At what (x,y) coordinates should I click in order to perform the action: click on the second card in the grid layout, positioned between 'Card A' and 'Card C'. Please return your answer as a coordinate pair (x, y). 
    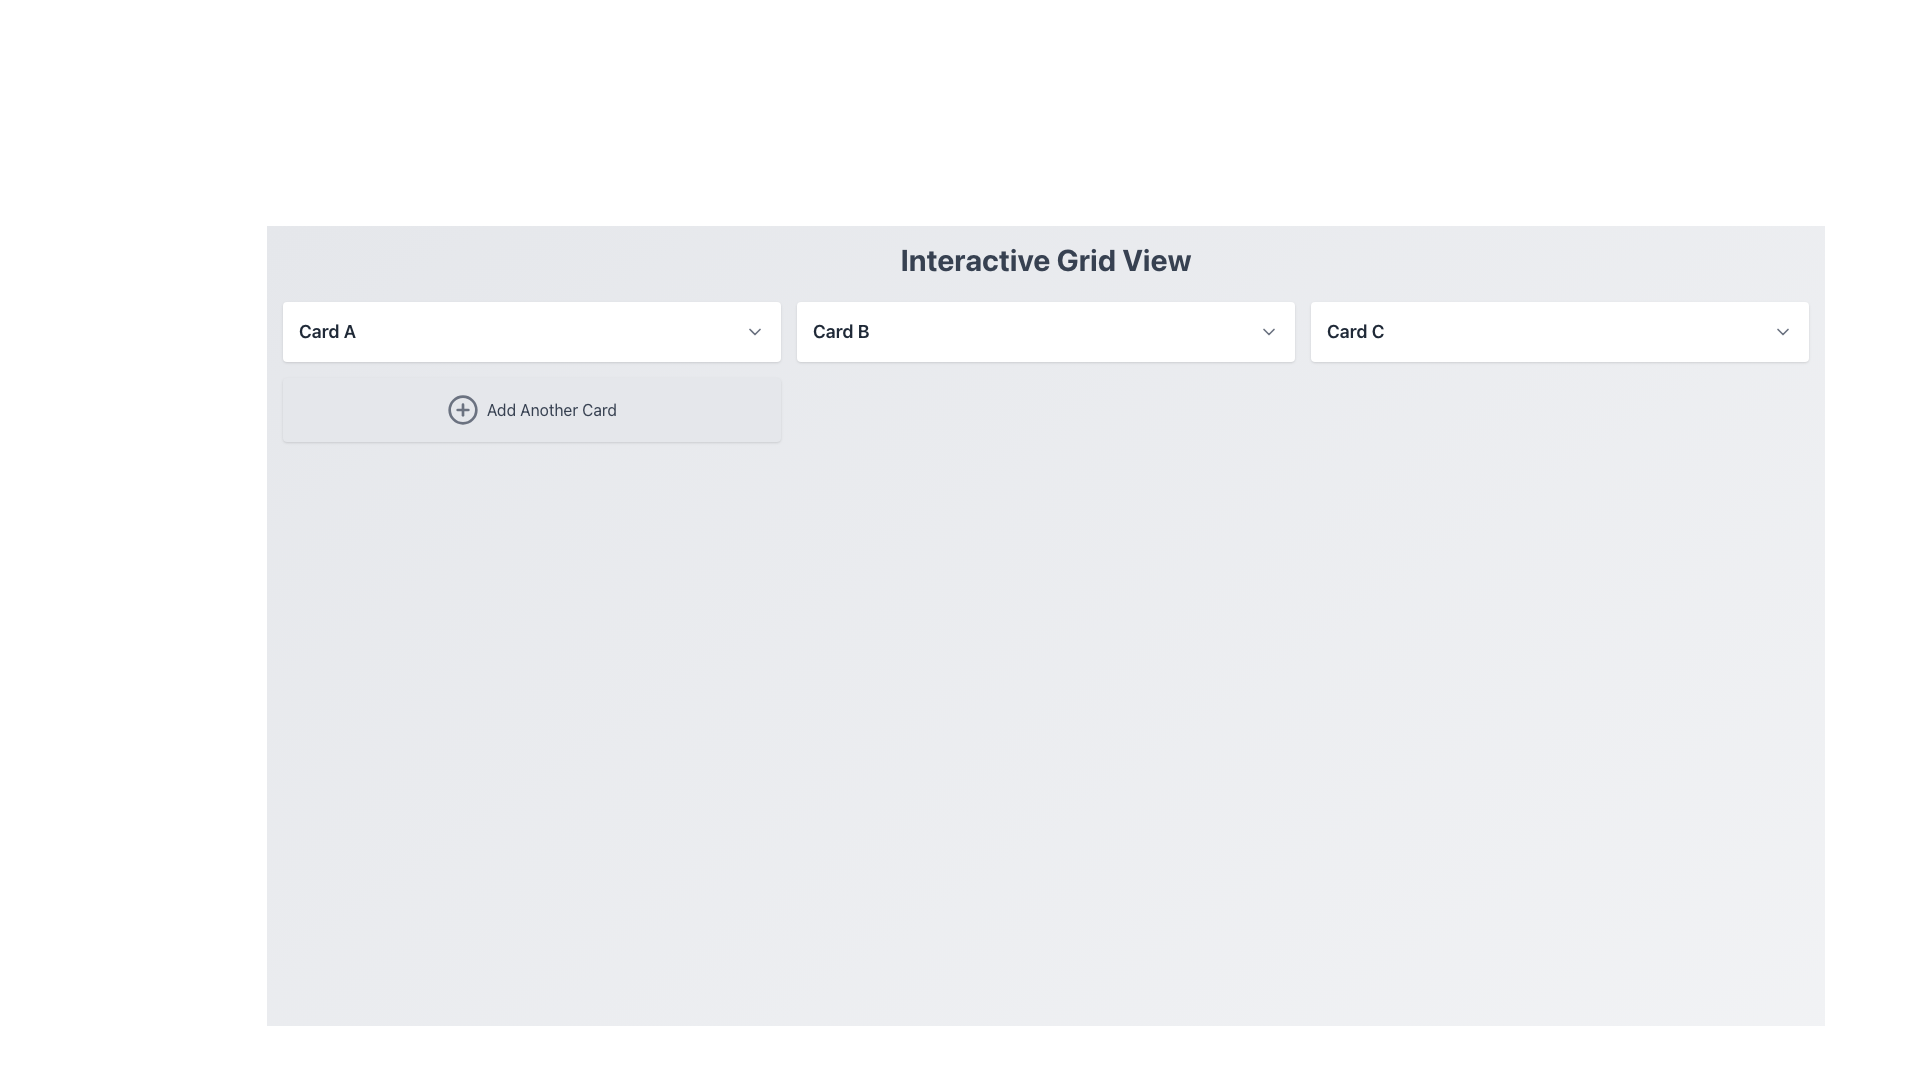
    Looking at the image, I should click on (1045, 330).